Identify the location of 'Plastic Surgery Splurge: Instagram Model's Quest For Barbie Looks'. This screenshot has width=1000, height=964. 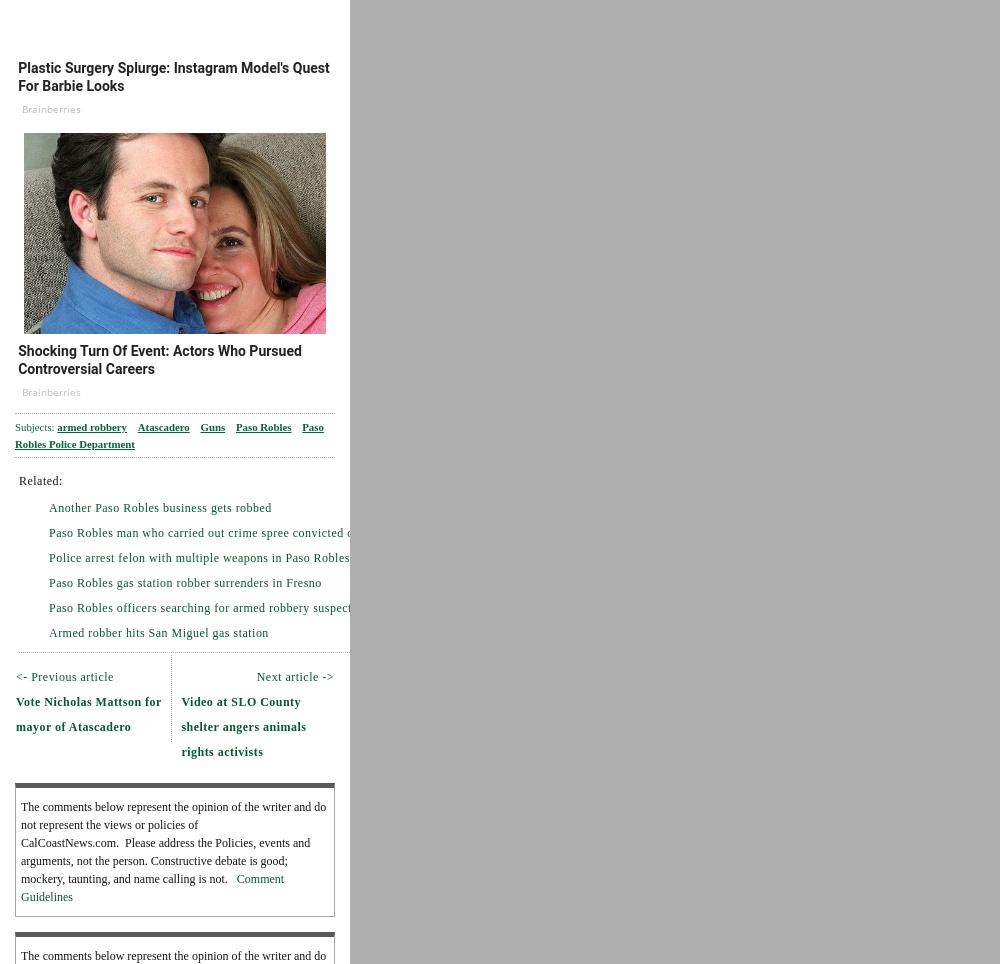
(173, 77).